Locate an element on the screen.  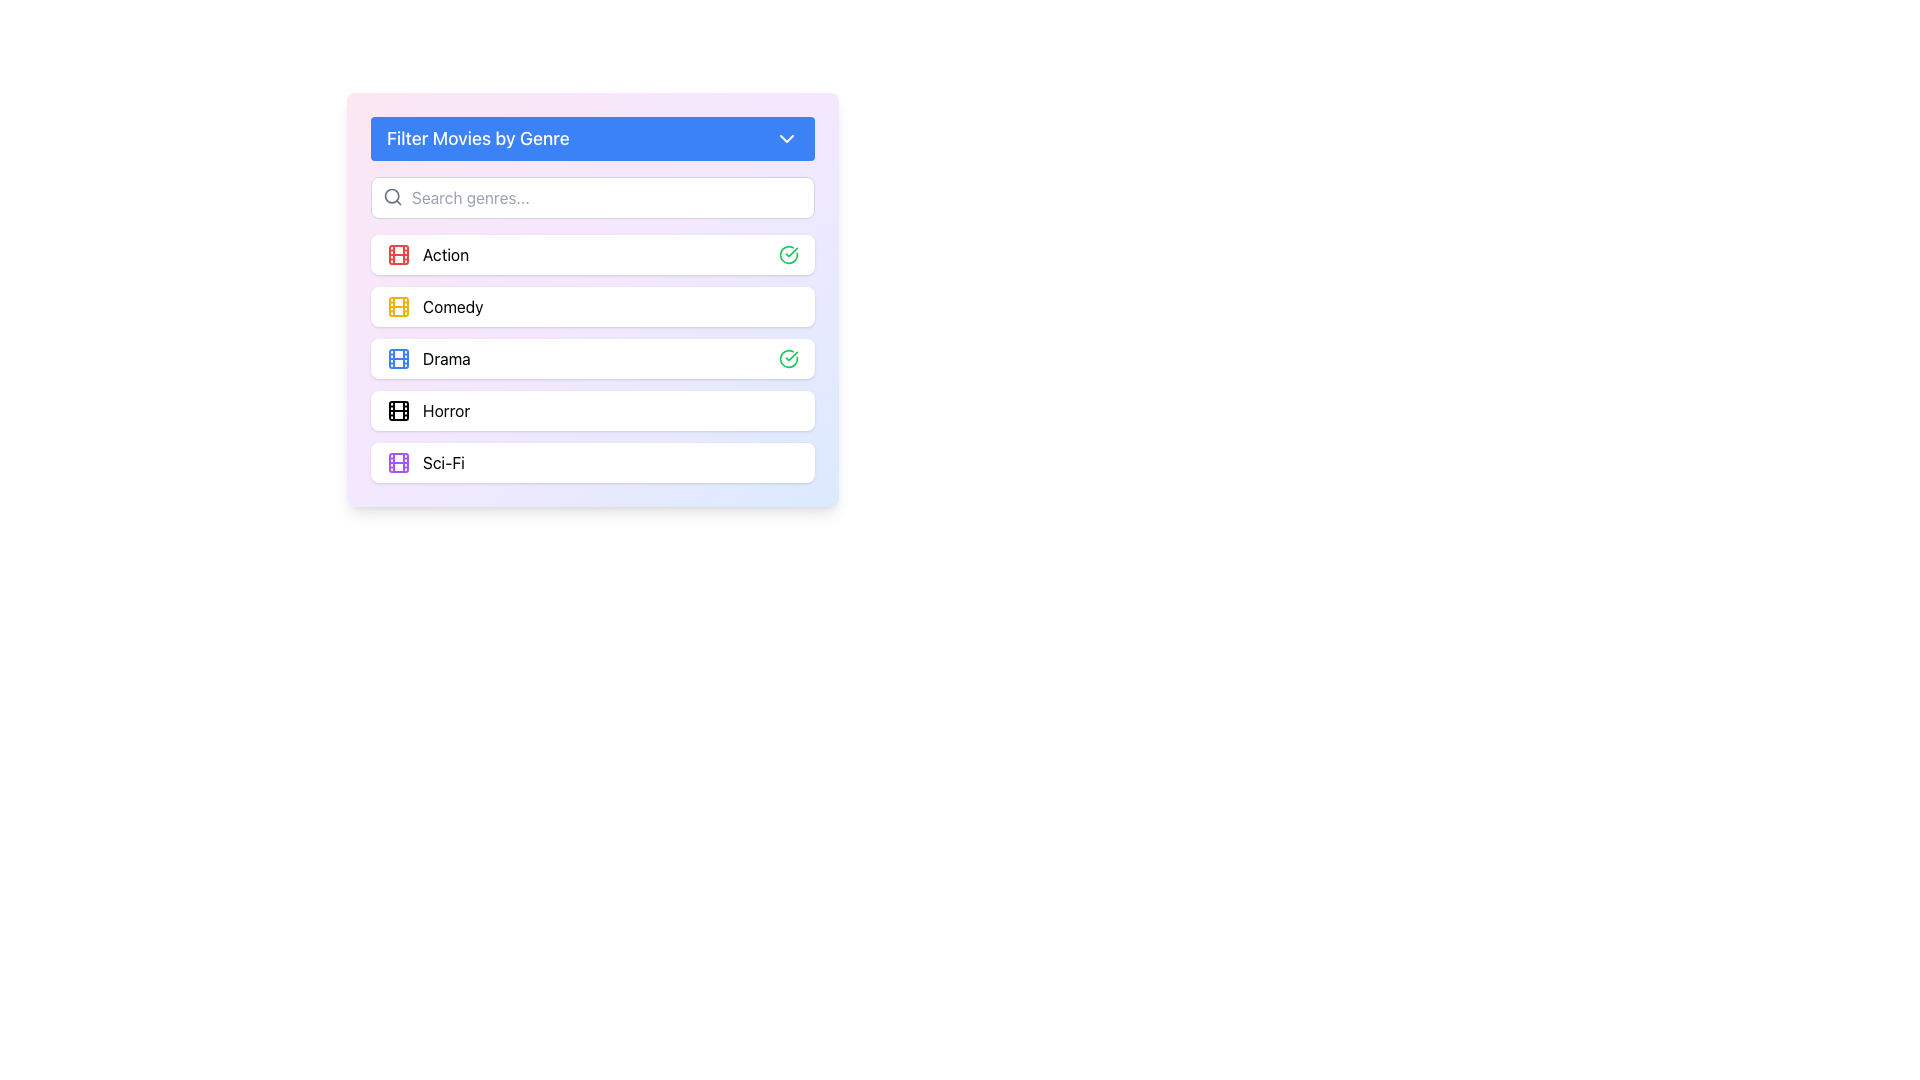
the 'Comedy' genre list item with icons, which is the second item is located at coordinates (592, 300).